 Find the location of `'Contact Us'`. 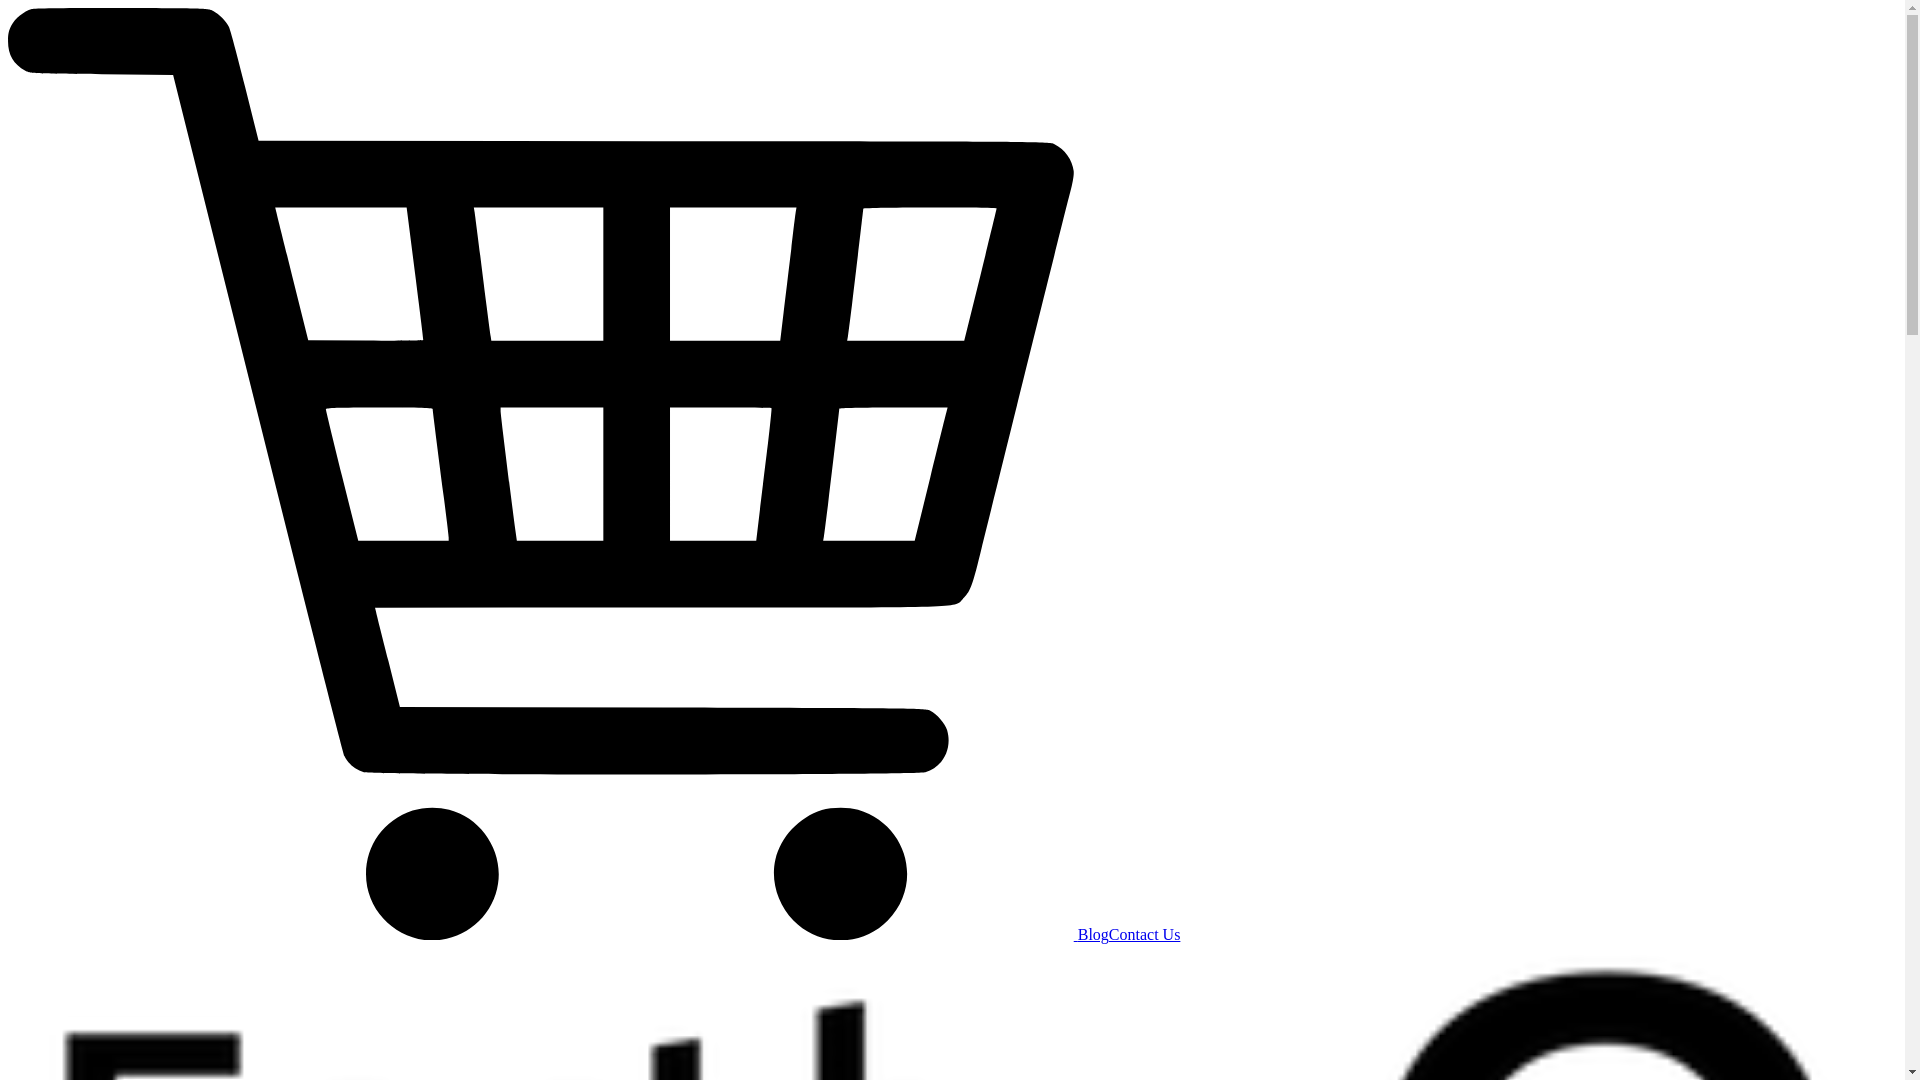

'Contact Us' is located at coordinates (1145, 934).